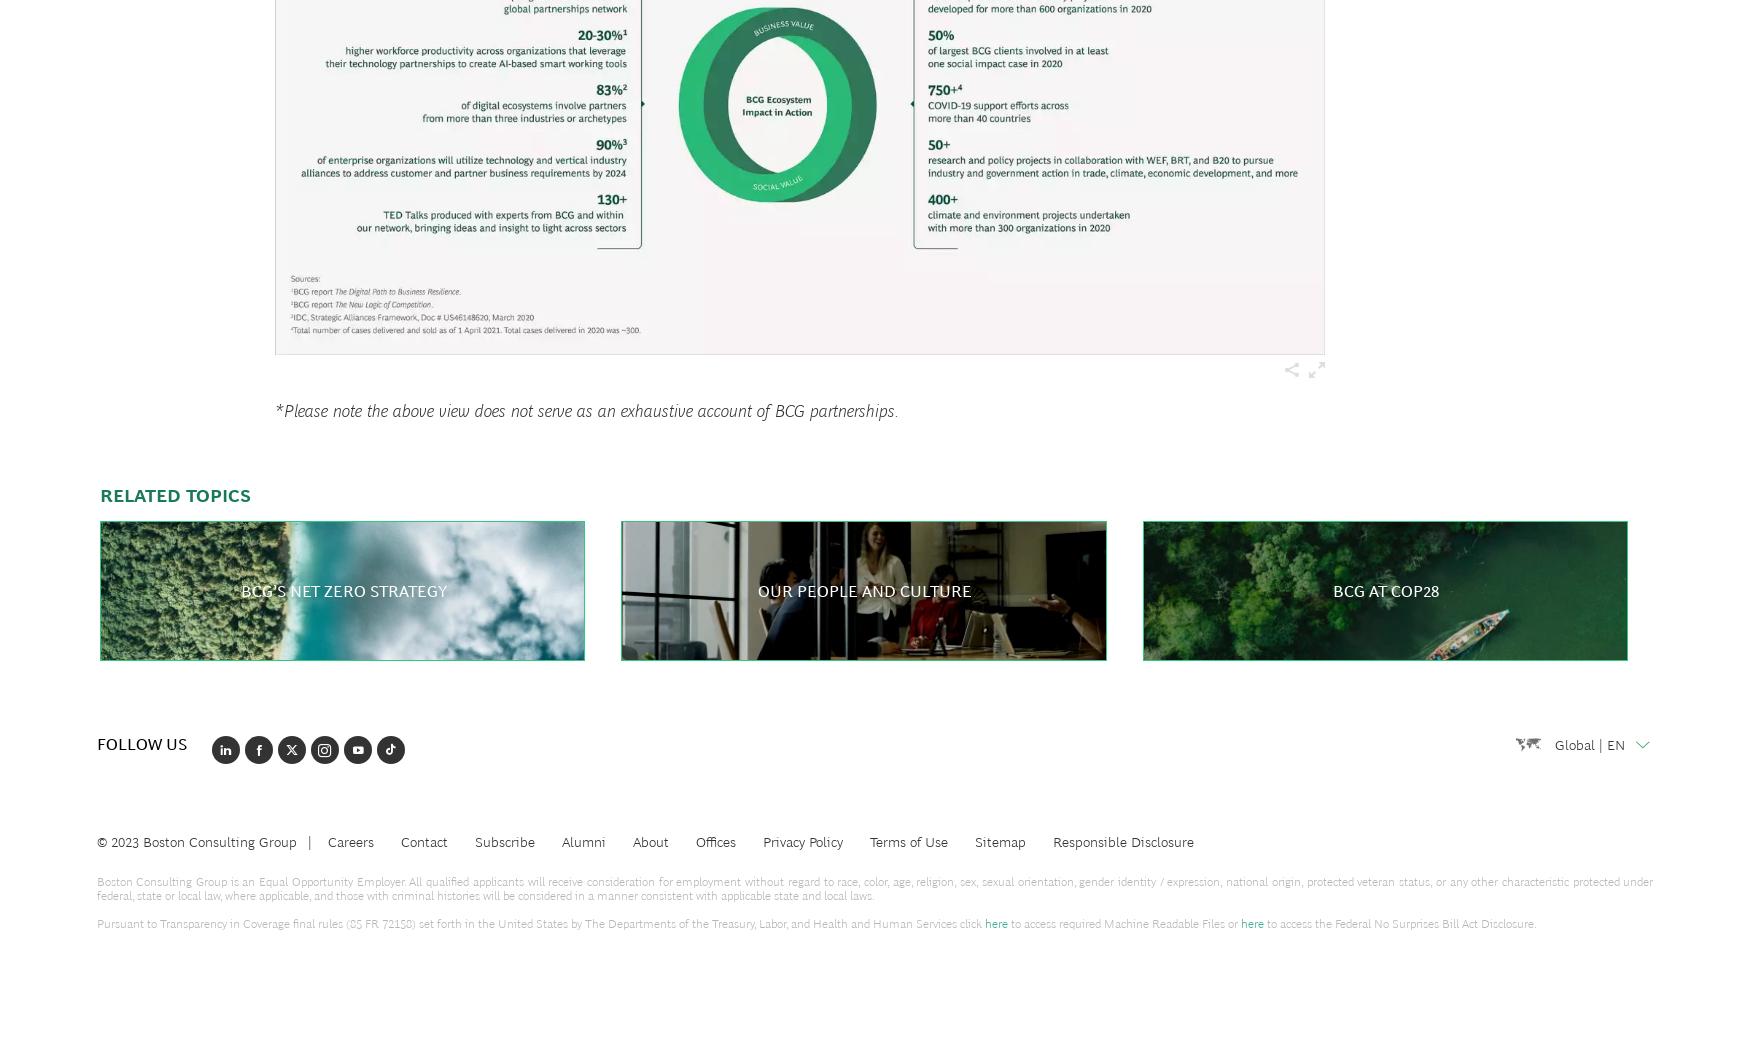 The height and width of the screenshot is (1051, 1750). What do you see at coordinates (1122, 841) in the screenshot?
I see `'Responsible Disclosure'` at bounding box center [1122, 841].